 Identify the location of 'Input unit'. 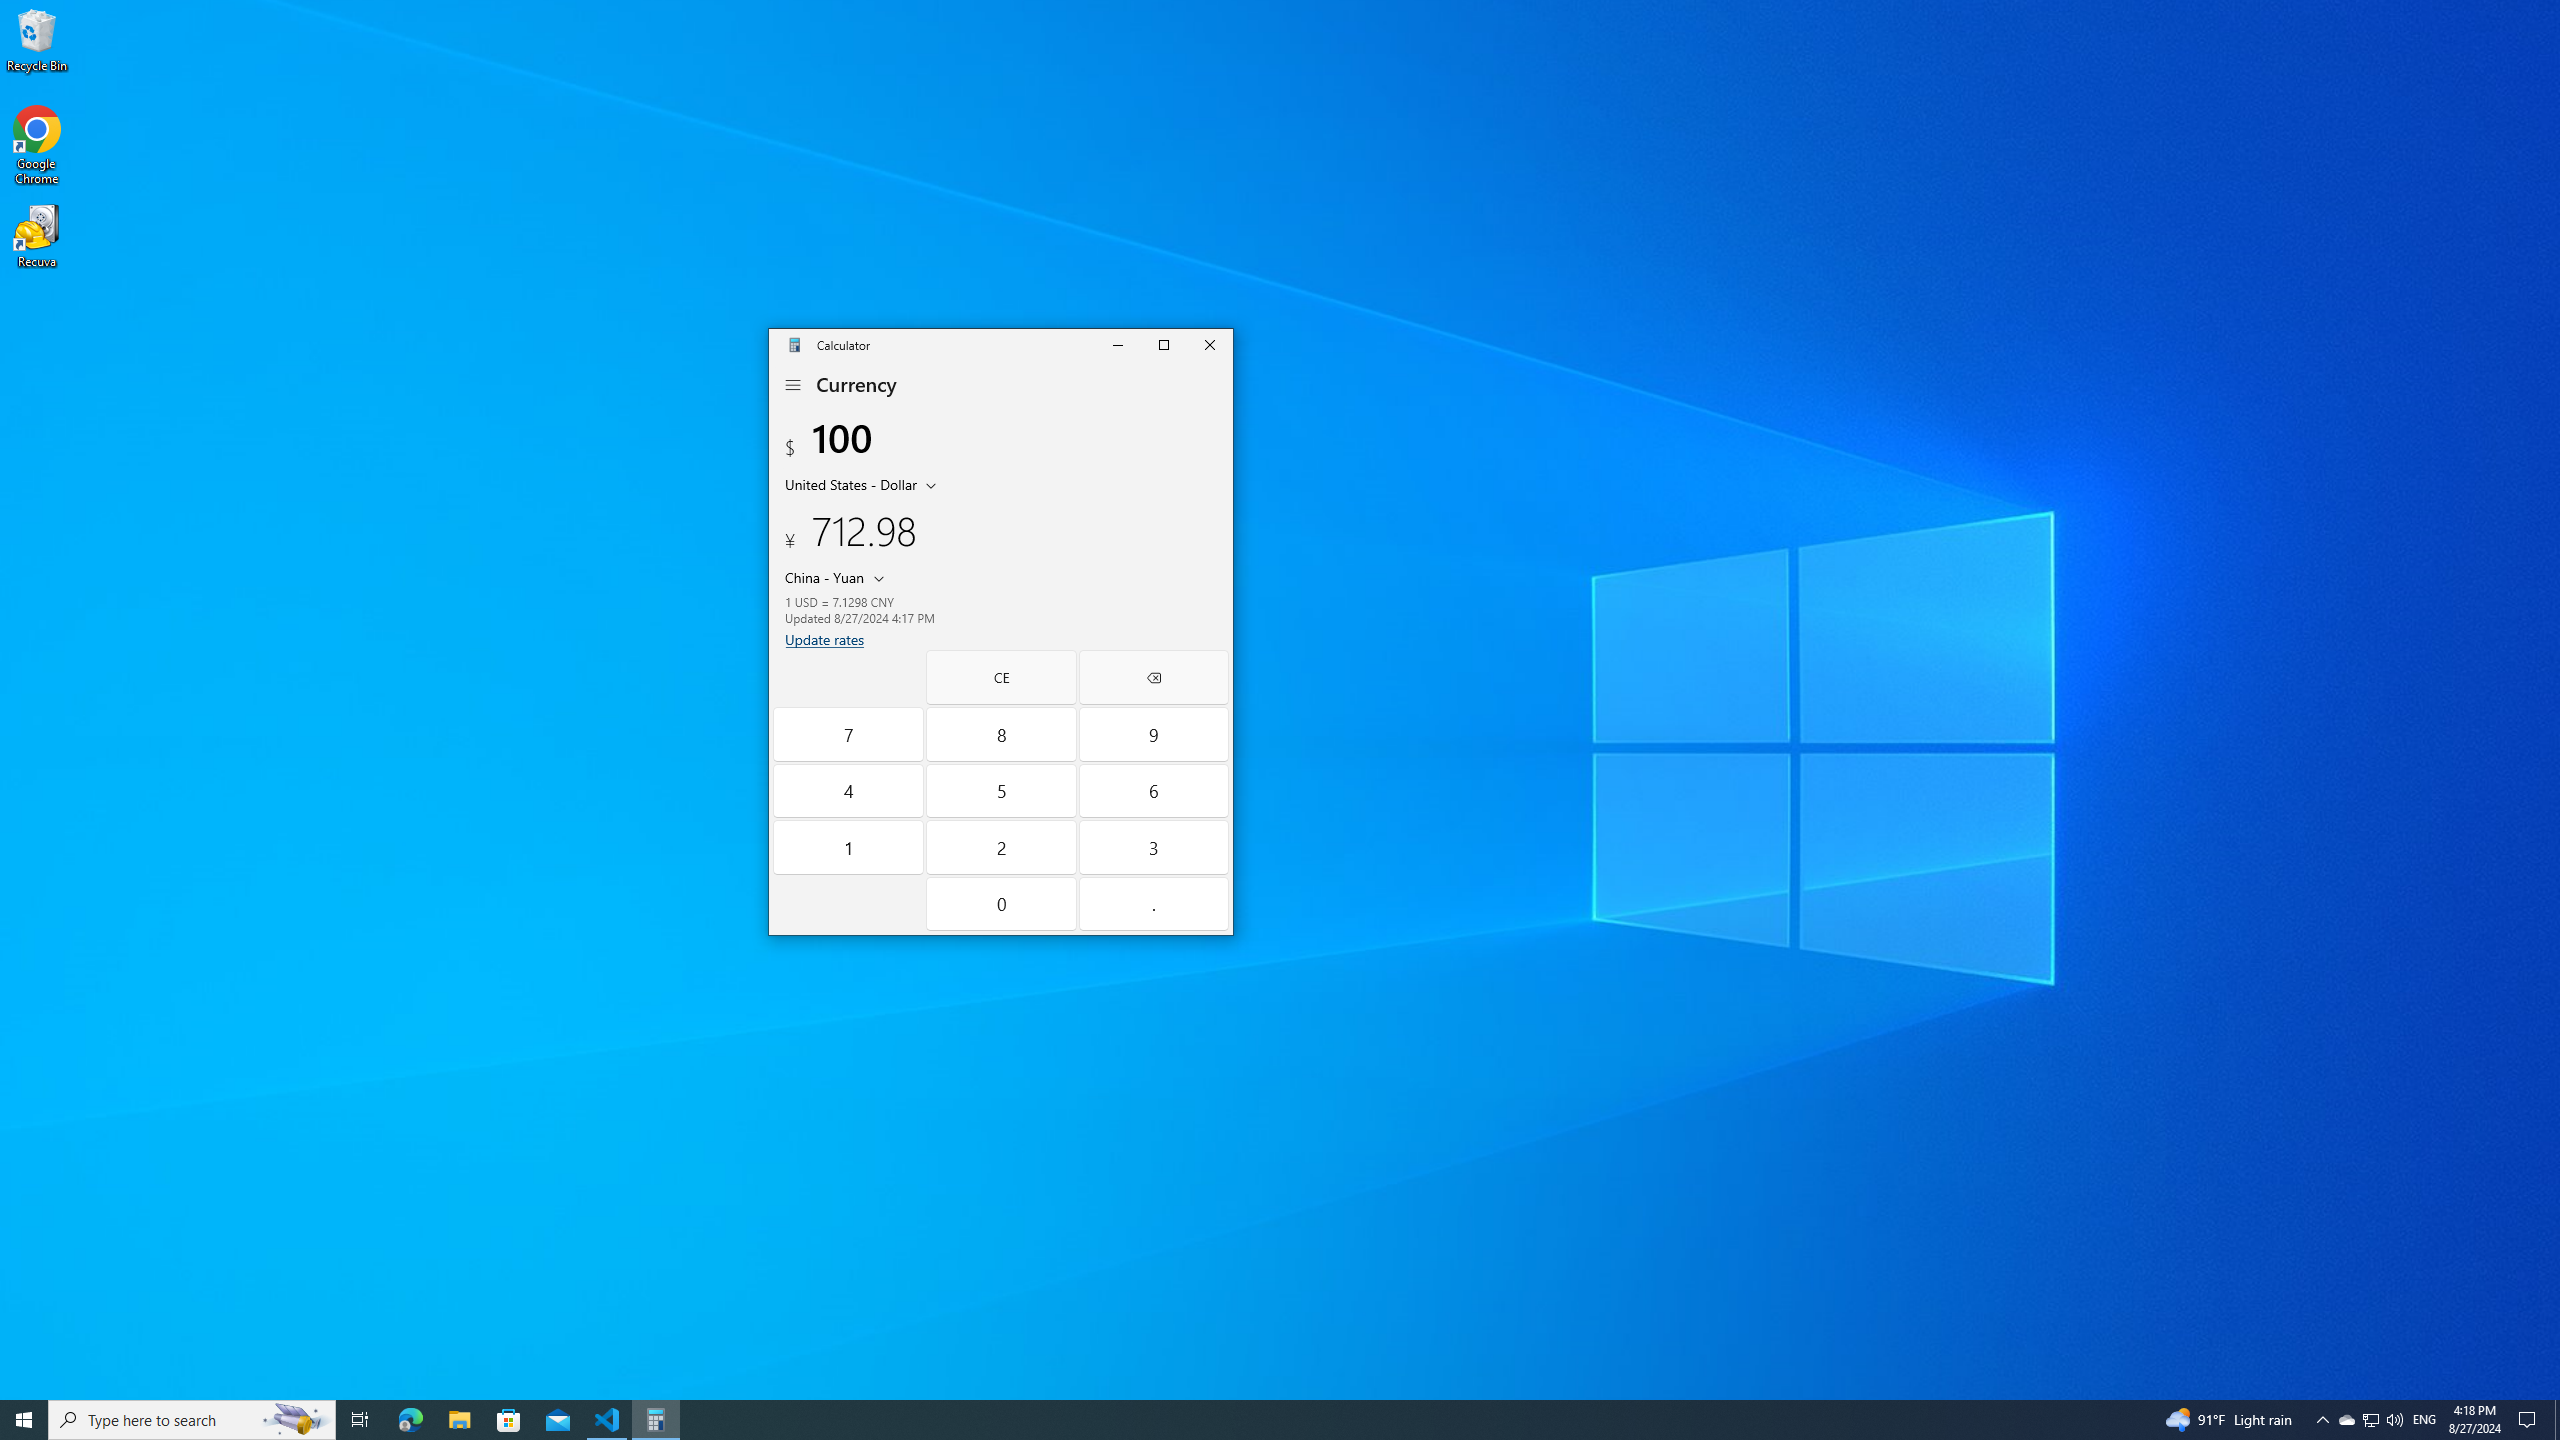
(864, 482).